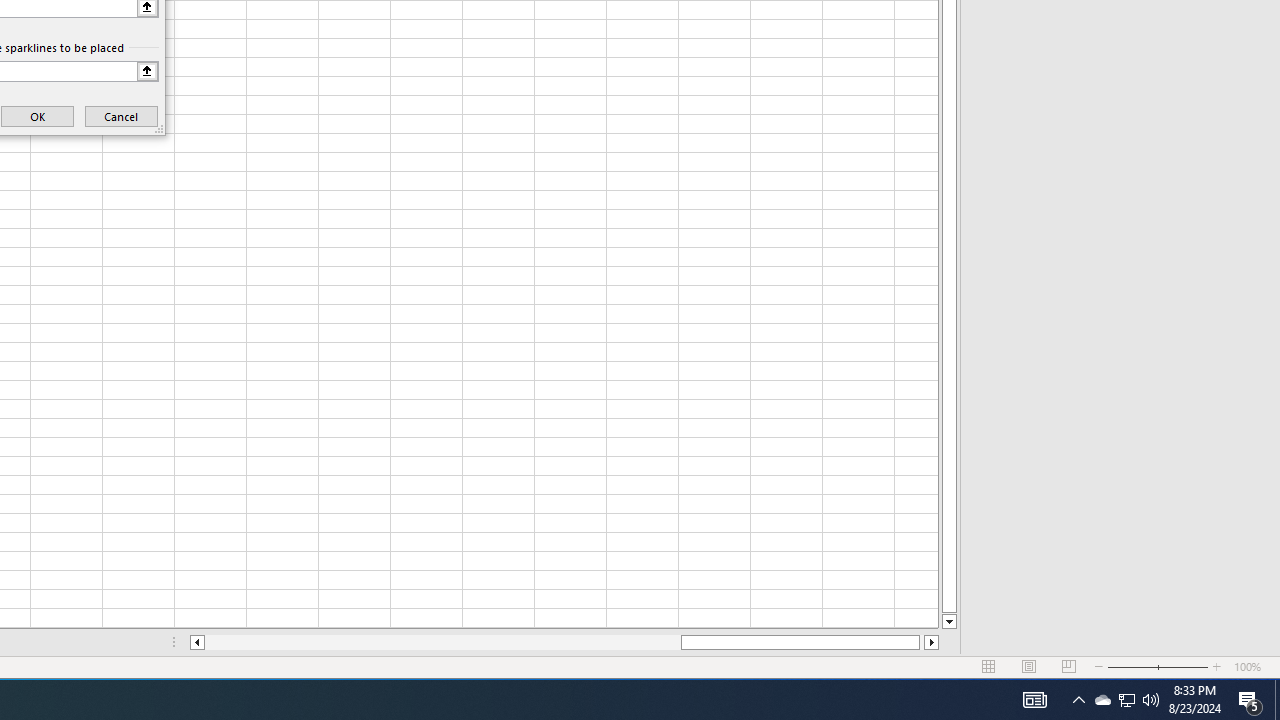 Image resolution: width=1280 pixels, height=720 pixels. I want to click on 'Page Break Preview', so click(1068, 667).